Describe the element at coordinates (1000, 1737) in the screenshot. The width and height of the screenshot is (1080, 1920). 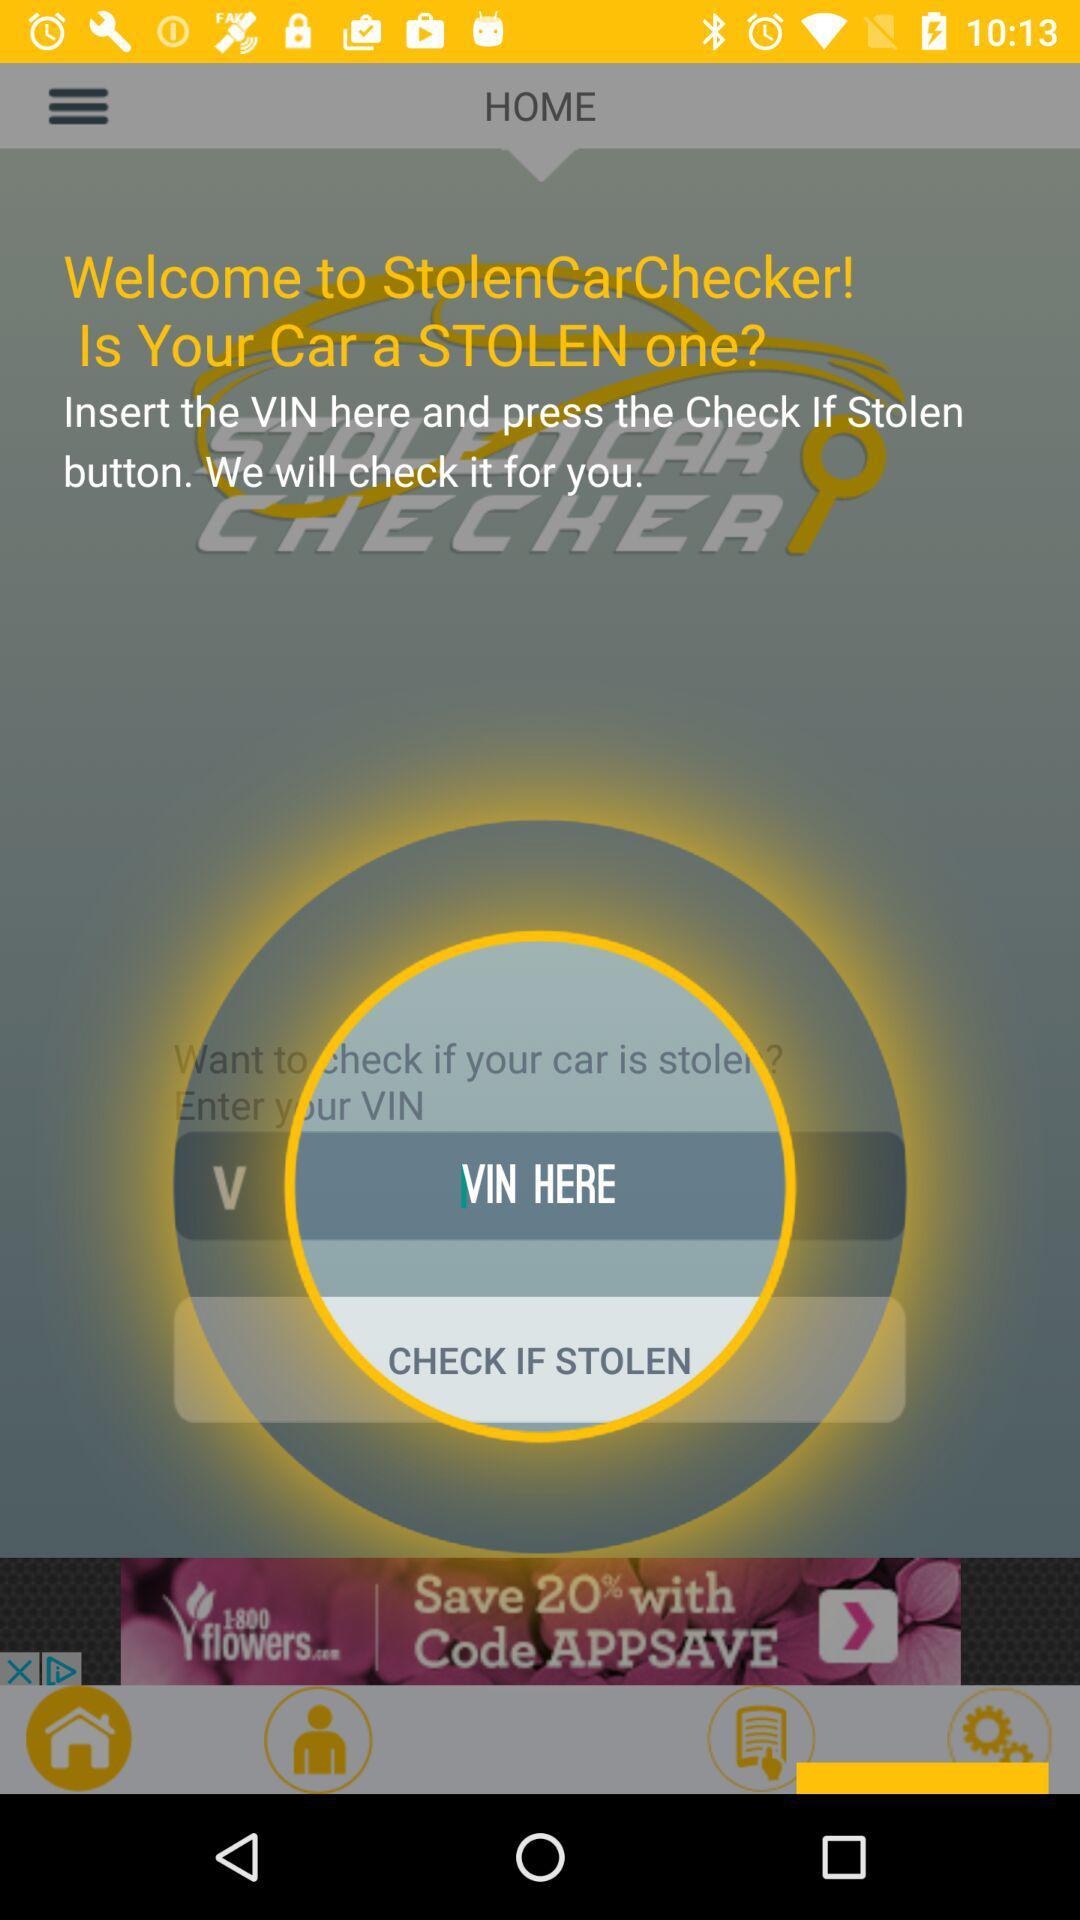
I see `the settings icon` at that location.